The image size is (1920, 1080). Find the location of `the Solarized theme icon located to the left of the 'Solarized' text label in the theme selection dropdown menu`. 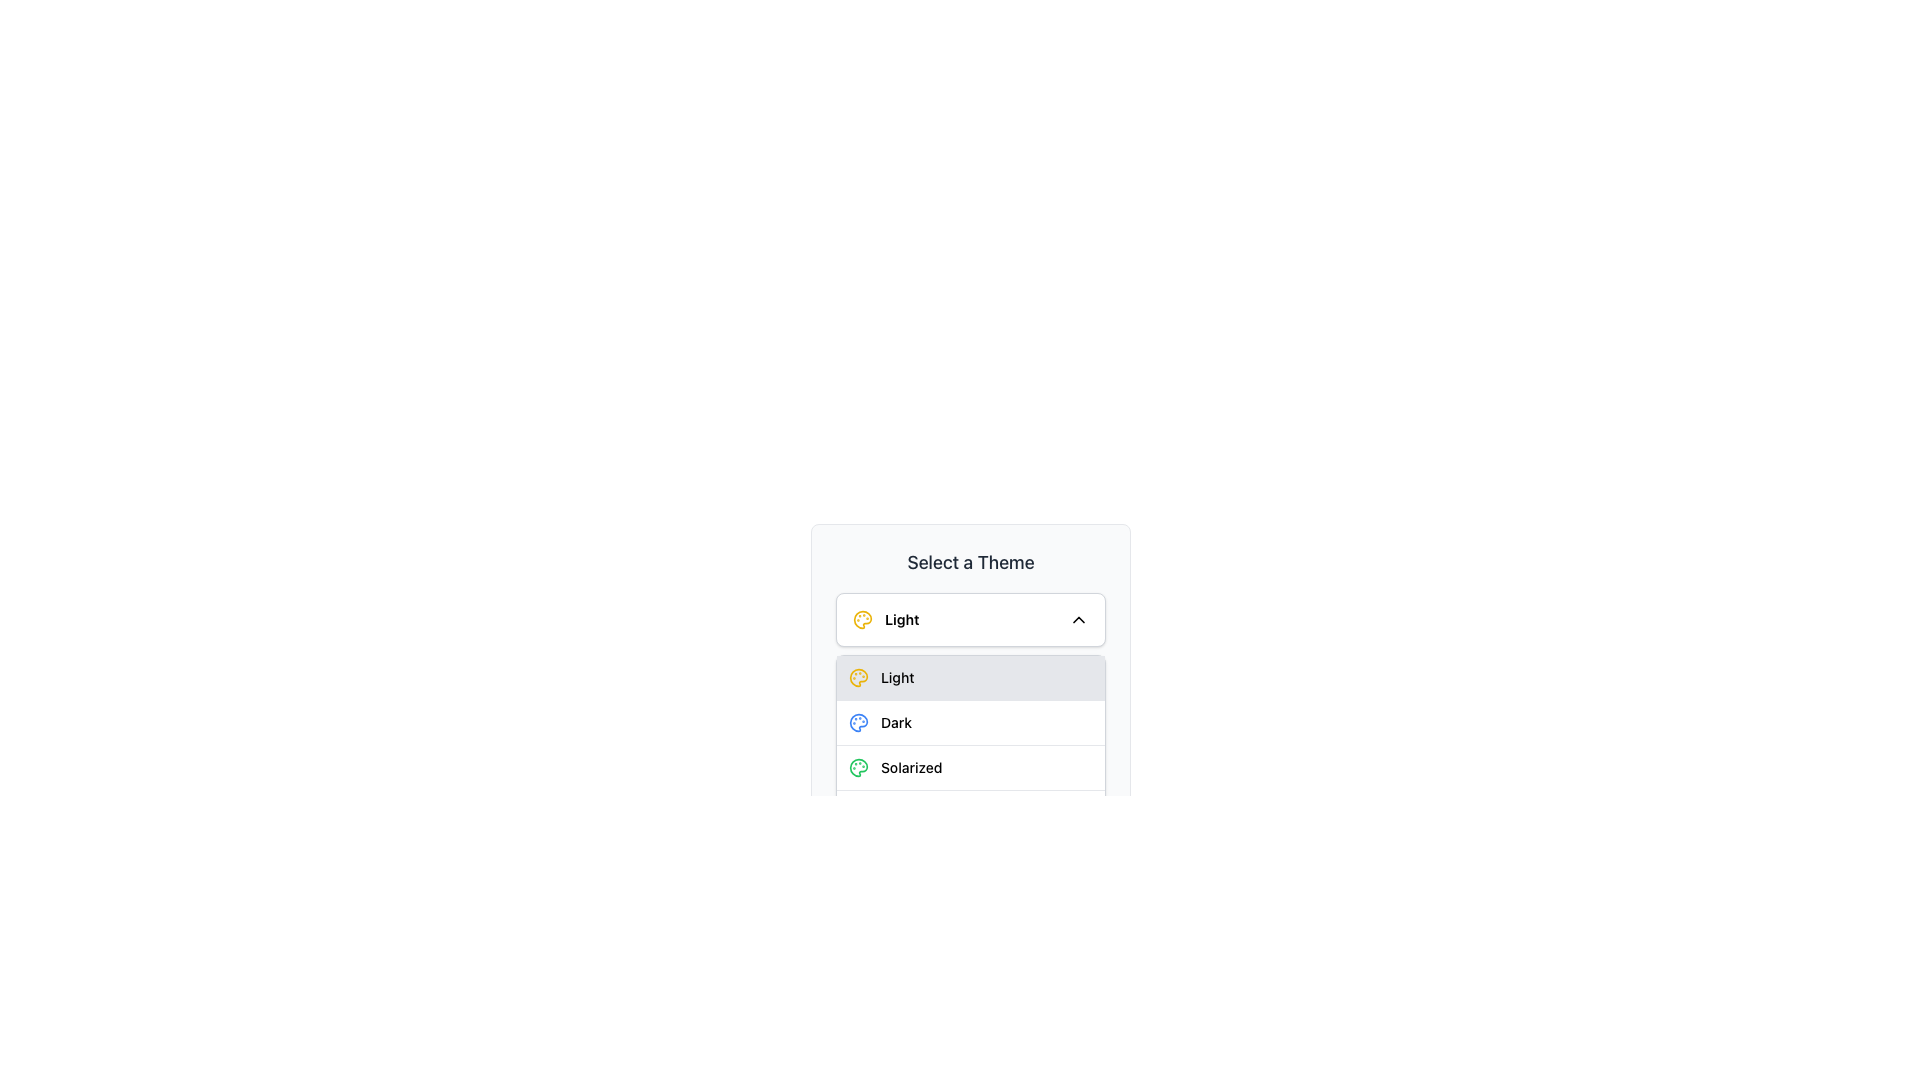

the Solarized theme icon located to the left of the 'Solarized' text label in the theme selection dropdown menu is located at coordinates (859, 766).